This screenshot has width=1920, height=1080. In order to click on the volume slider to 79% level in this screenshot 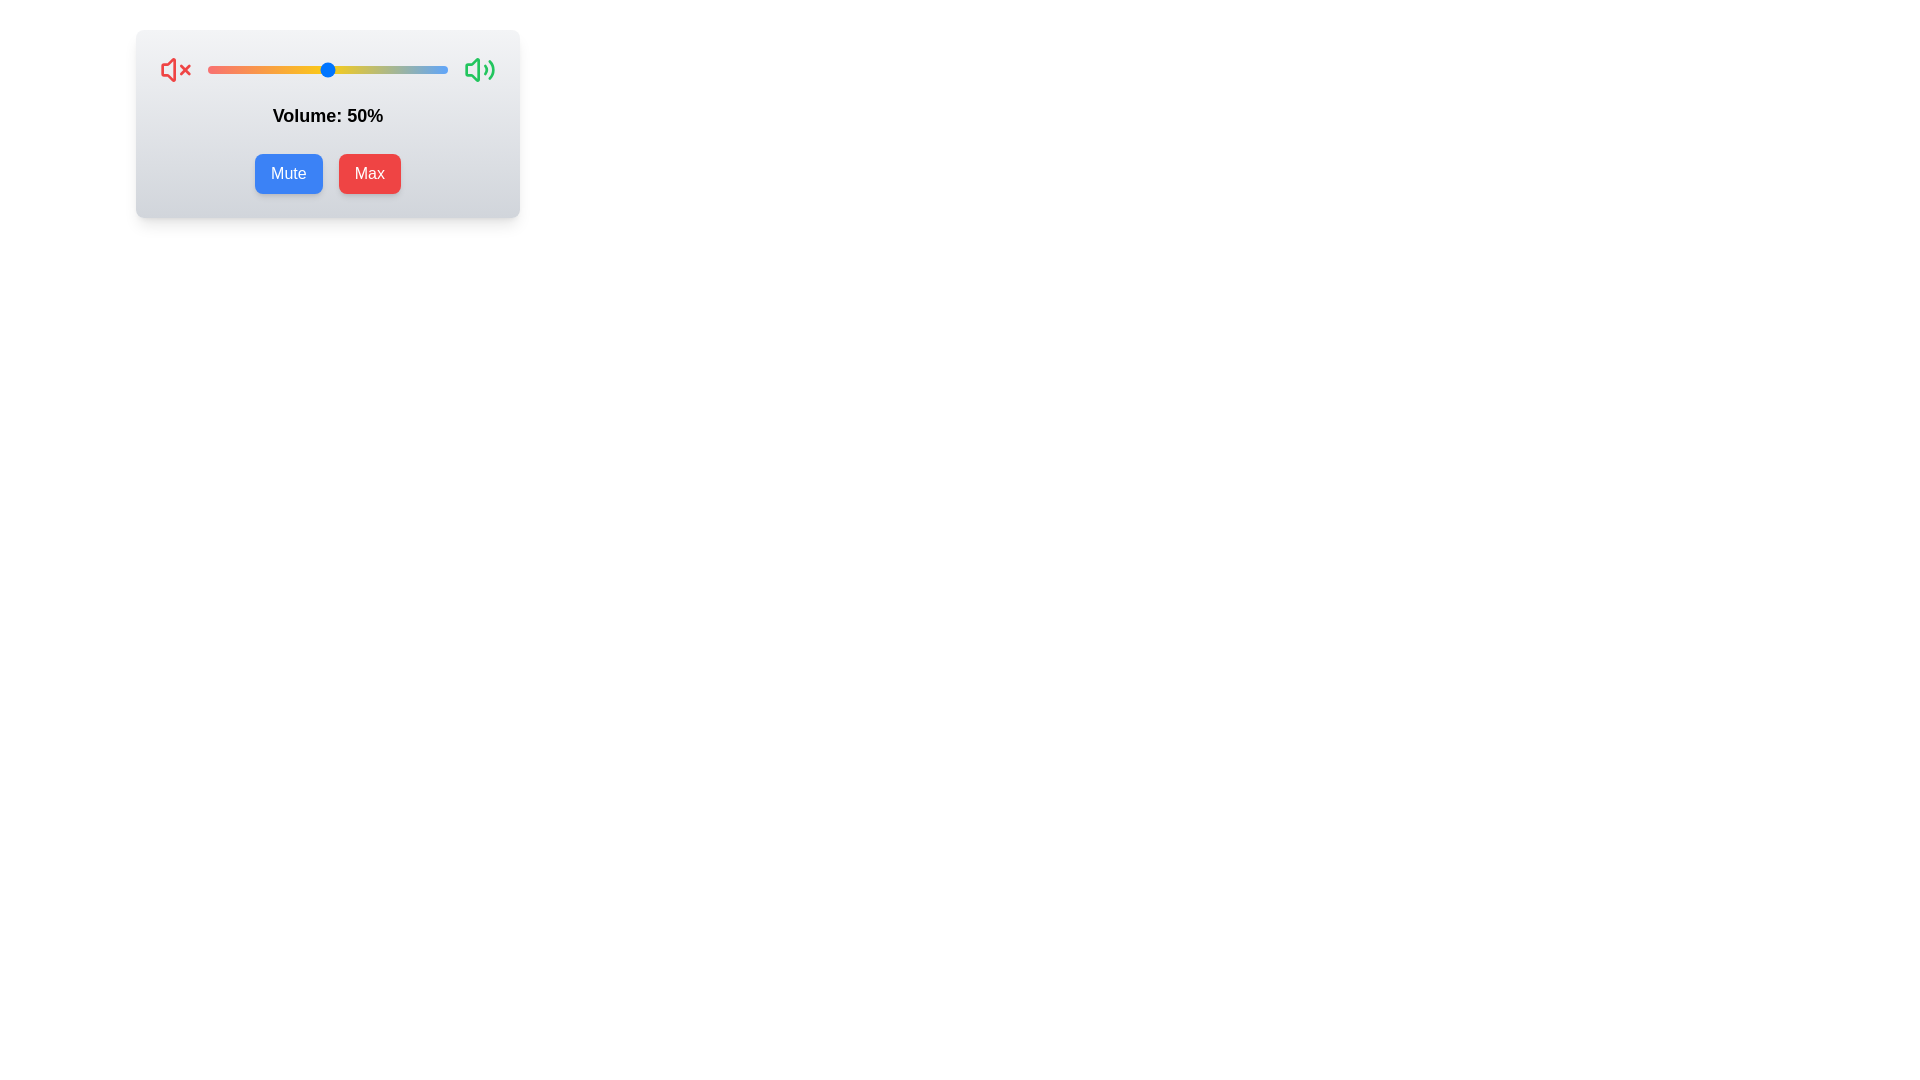, I will do `click(397, 68)`.